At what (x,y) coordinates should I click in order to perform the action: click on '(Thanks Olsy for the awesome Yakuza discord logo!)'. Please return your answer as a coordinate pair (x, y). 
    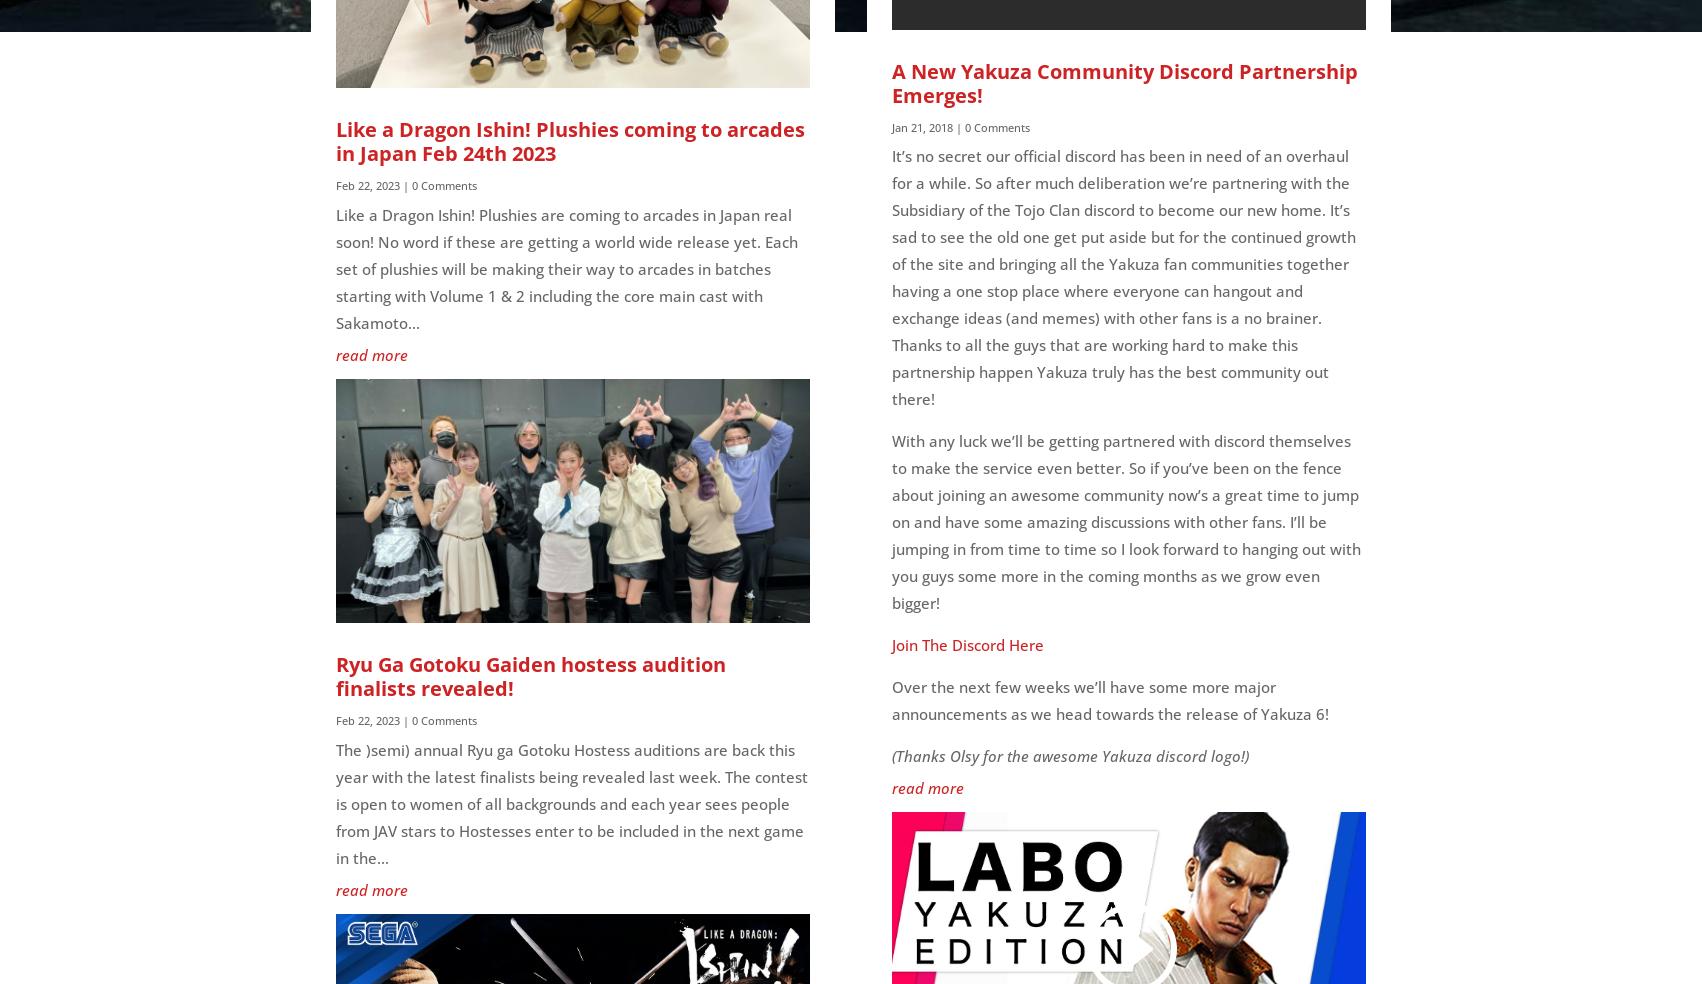
    Looking at the image, I should click on (892, 755).